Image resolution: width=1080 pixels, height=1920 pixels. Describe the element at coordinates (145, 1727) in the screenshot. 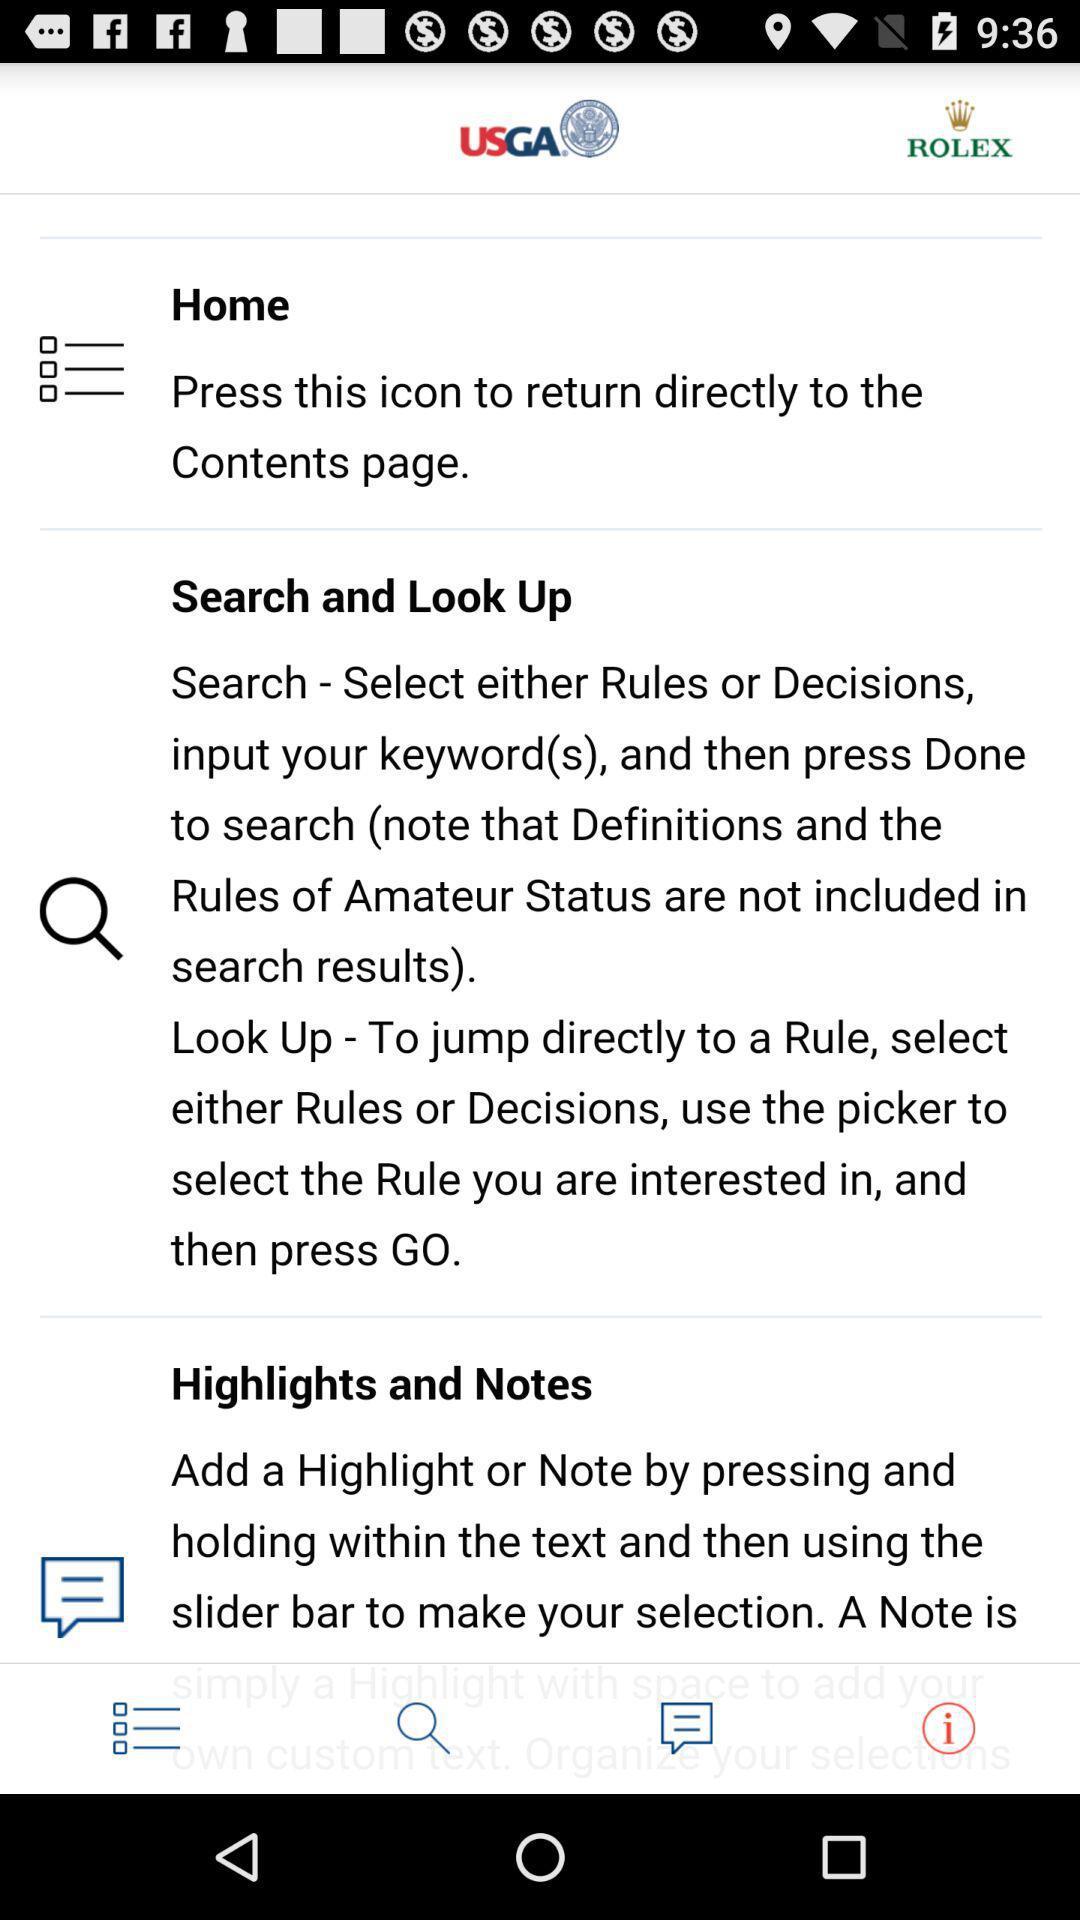

I see `contents page` at that location.